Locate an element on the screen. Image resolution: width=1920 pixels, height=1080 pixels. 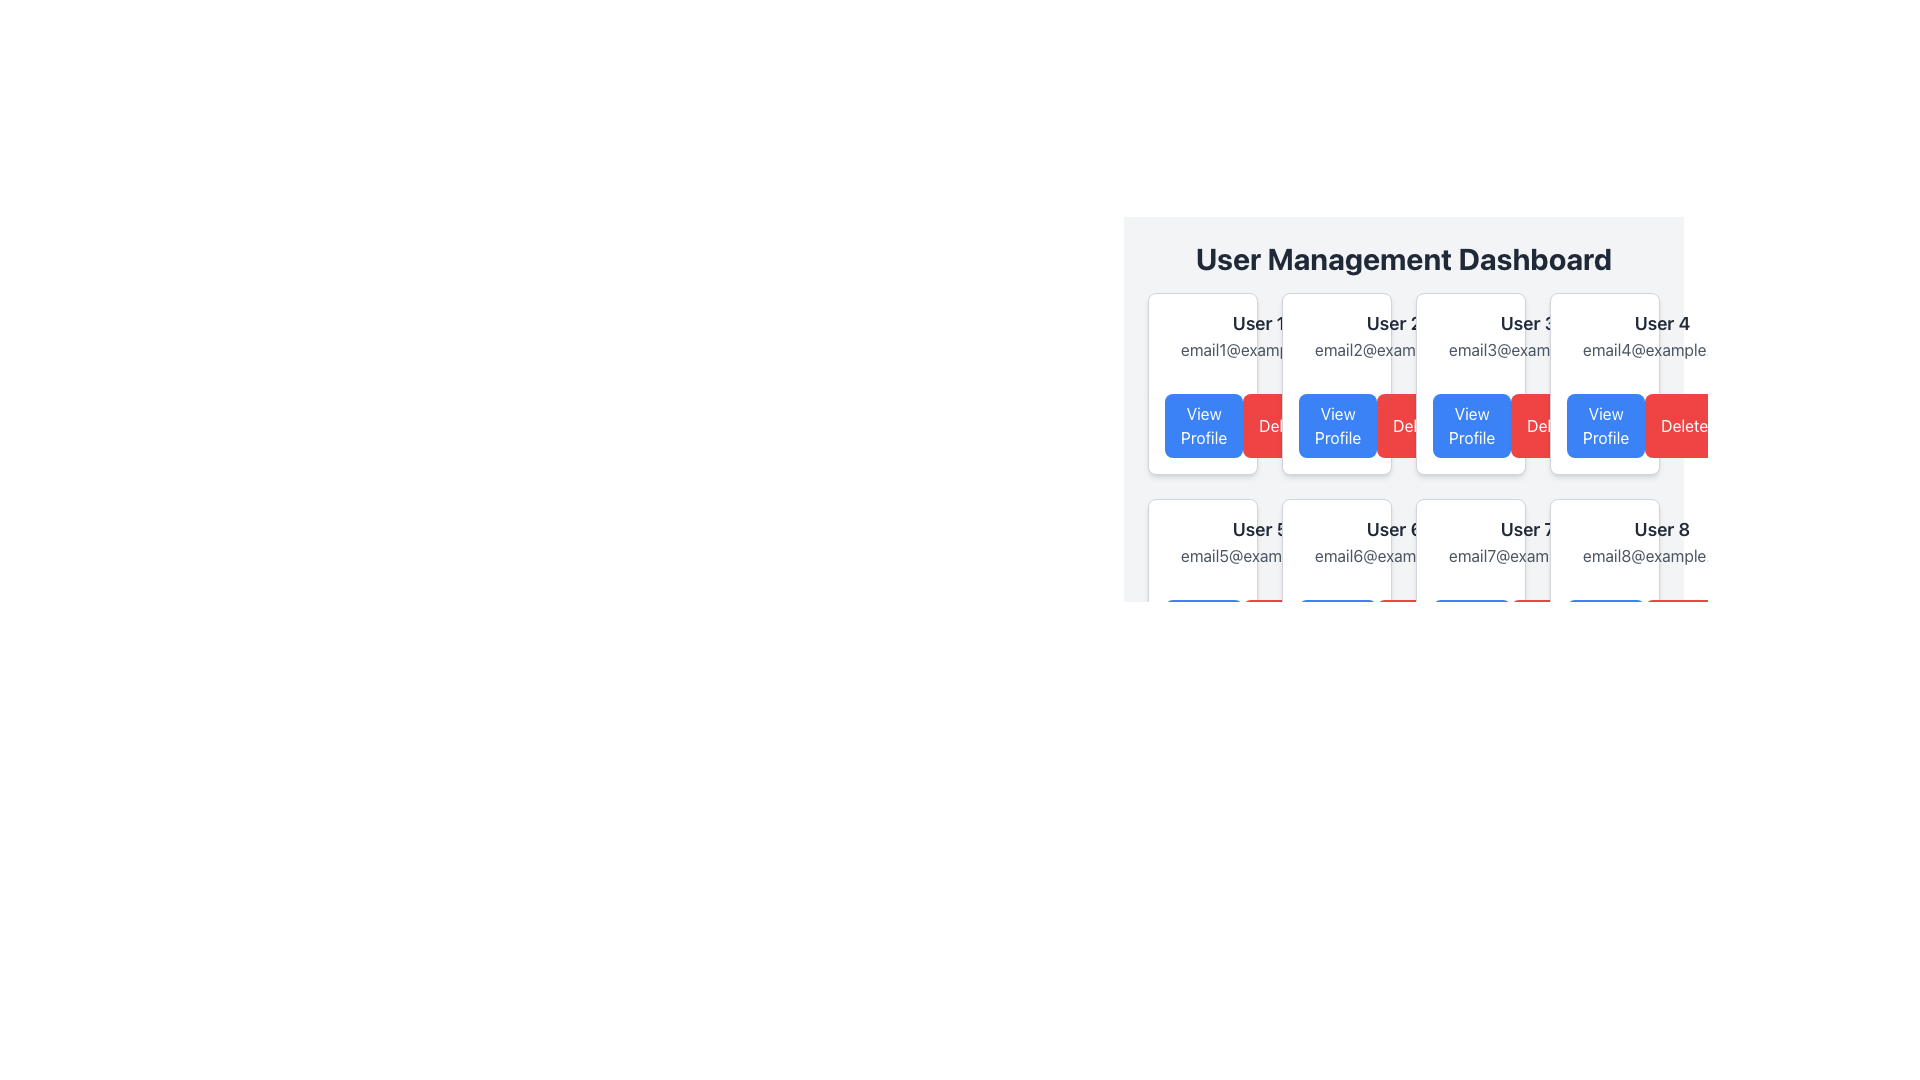
the button located in the bottom-right section of the card labeled 'User 3' is located at coordinates (1470, 424).